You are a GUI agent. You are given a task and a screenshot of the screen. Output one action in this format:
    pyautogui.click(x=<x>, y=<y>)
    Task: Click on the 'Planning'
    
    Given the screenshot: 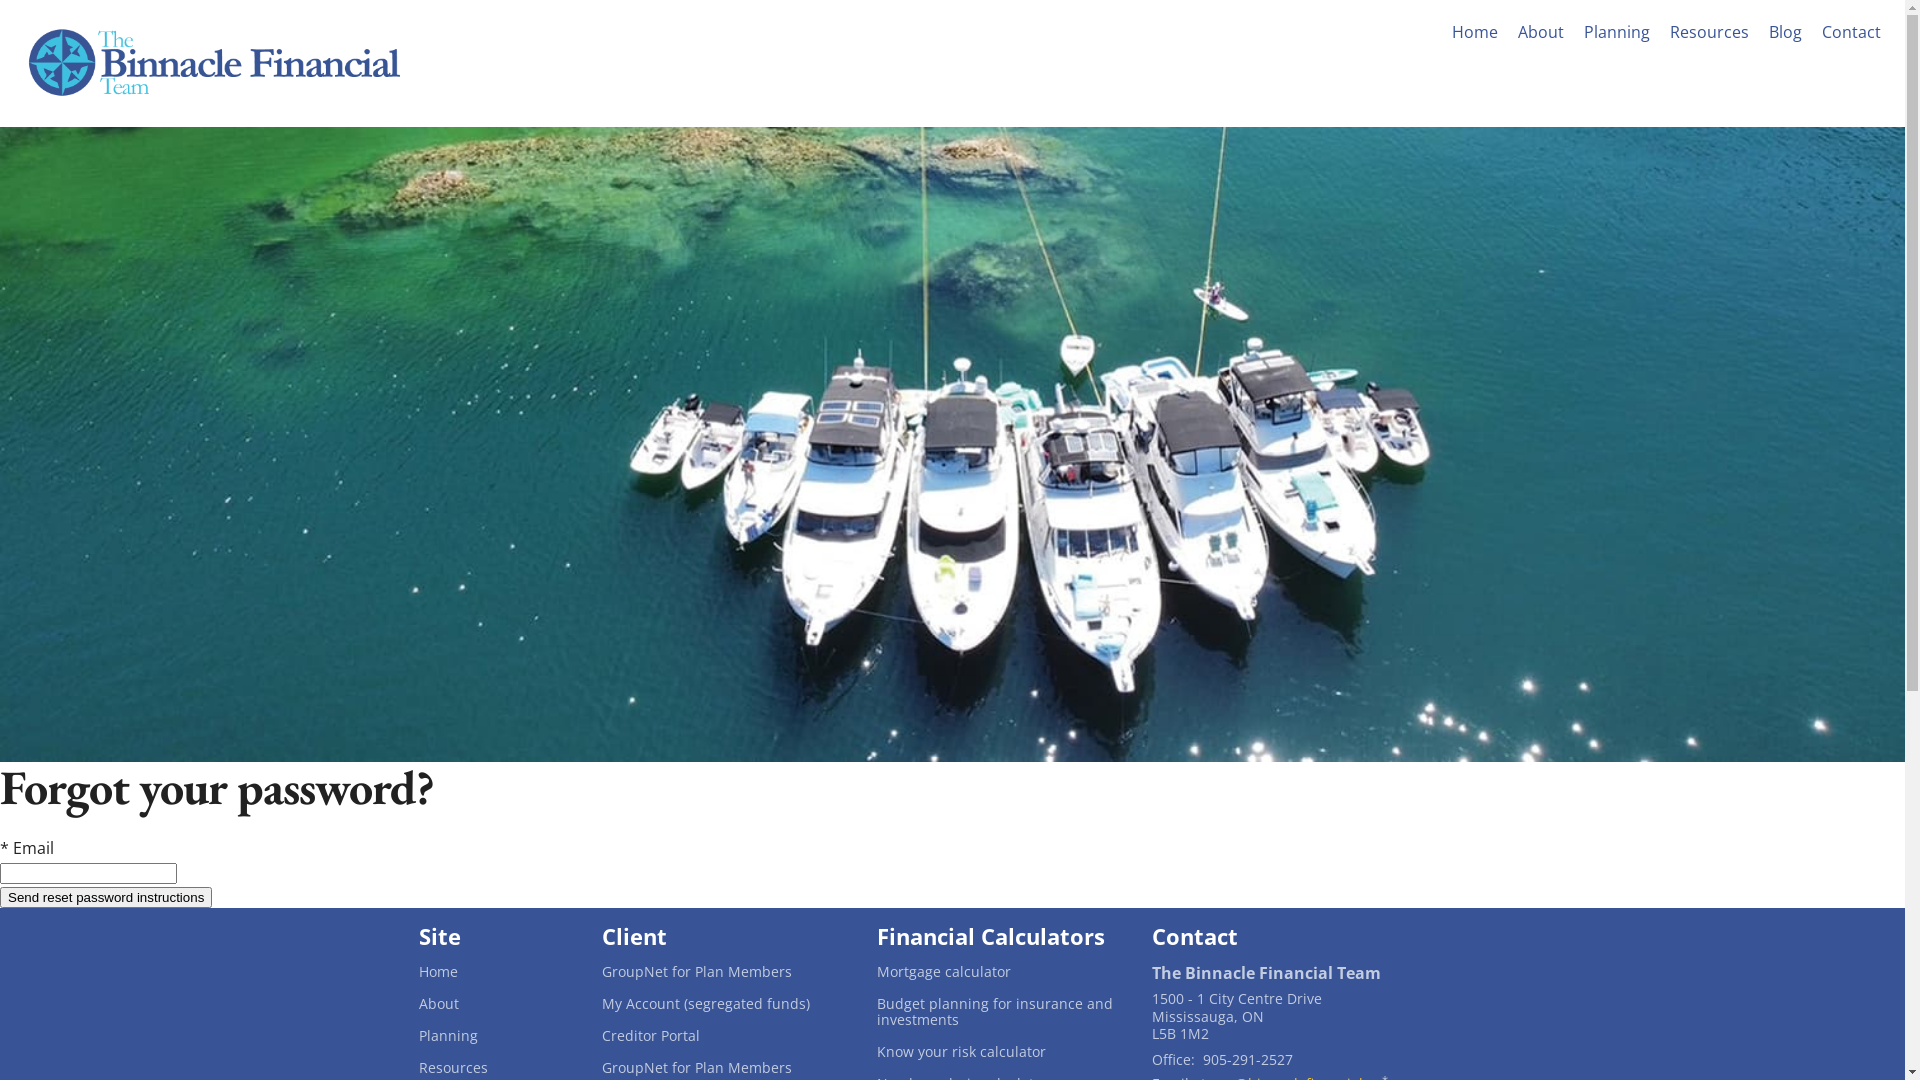 What is the action you would take?
    pyautogui.click(x=493, y=1035)
    